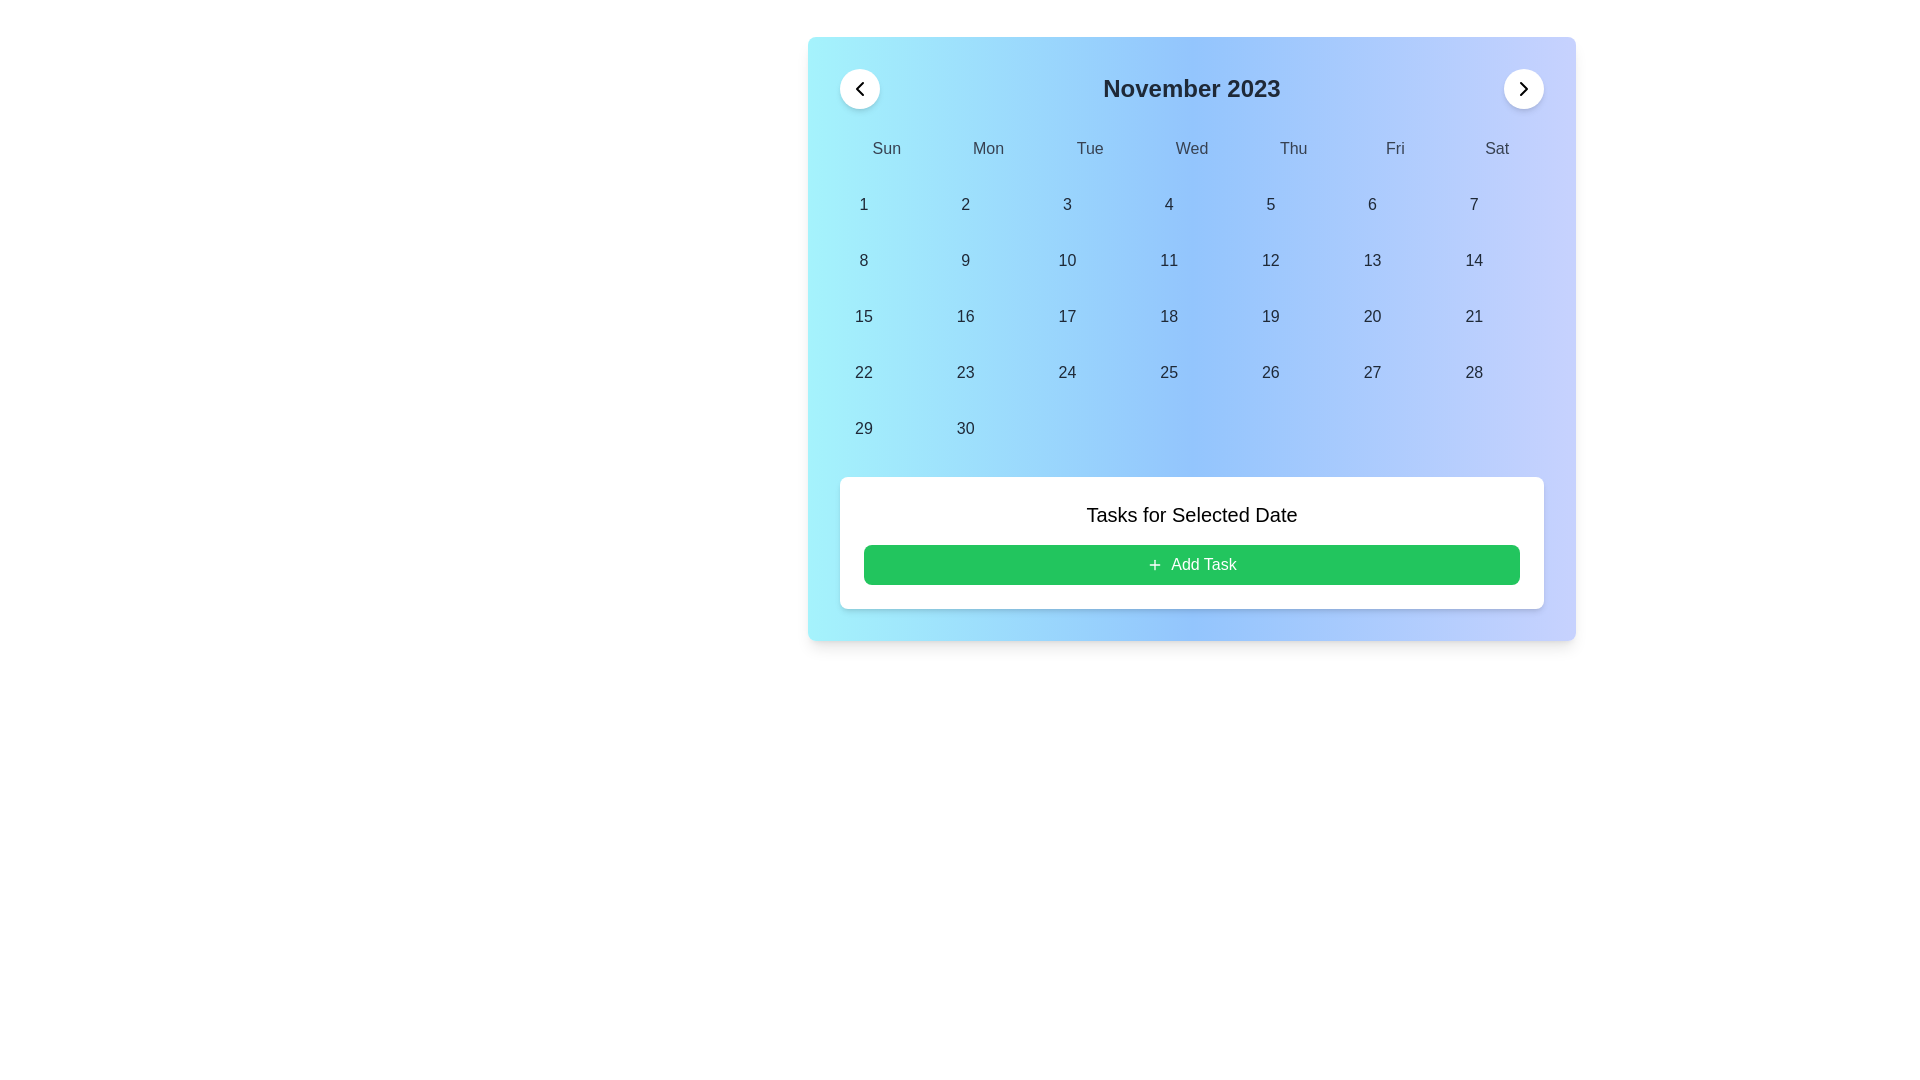 Image resolution: width=1920 pixels, height=1080 pixels. Describe the element at coordinates (988, 148) in the screenshot. I see `the text label displaying 'Mon', which is the second label for Monday in the row of days of the week, positioned between 'Sun' and 'Tue'` at that location.